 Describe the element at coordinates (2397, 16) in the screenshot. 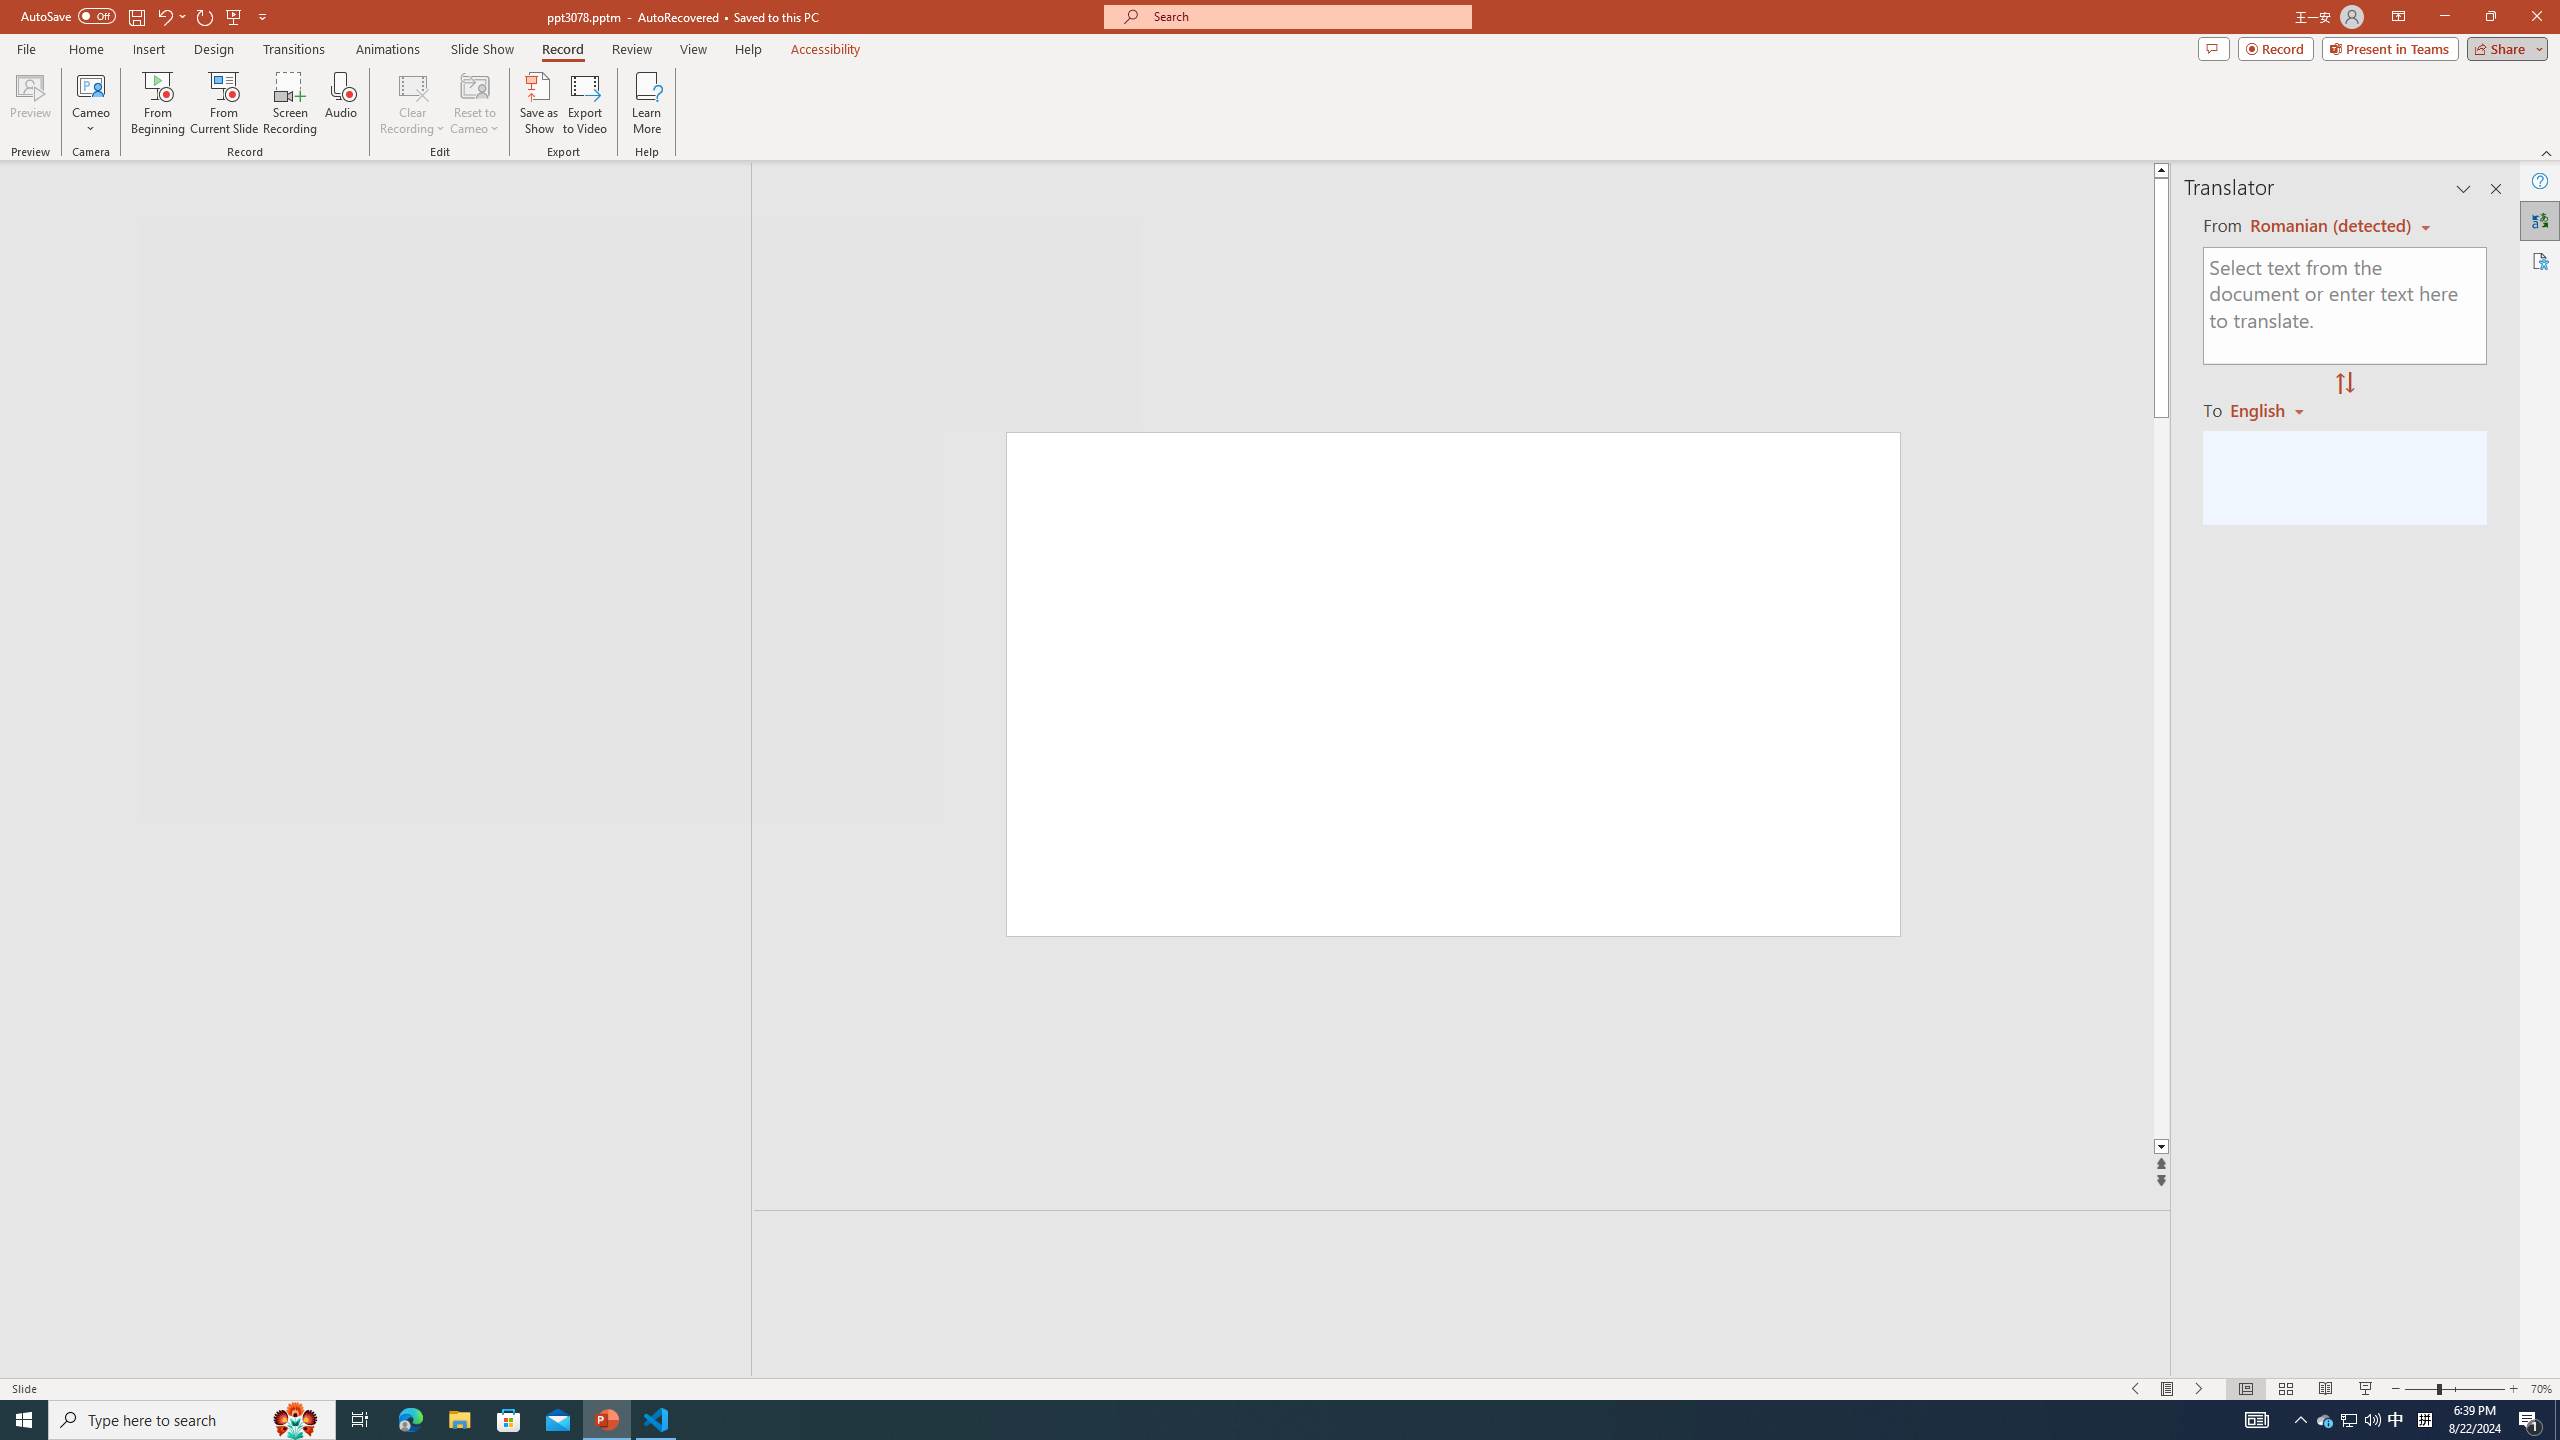

I see `'Ribbon Display Options'` at that location.